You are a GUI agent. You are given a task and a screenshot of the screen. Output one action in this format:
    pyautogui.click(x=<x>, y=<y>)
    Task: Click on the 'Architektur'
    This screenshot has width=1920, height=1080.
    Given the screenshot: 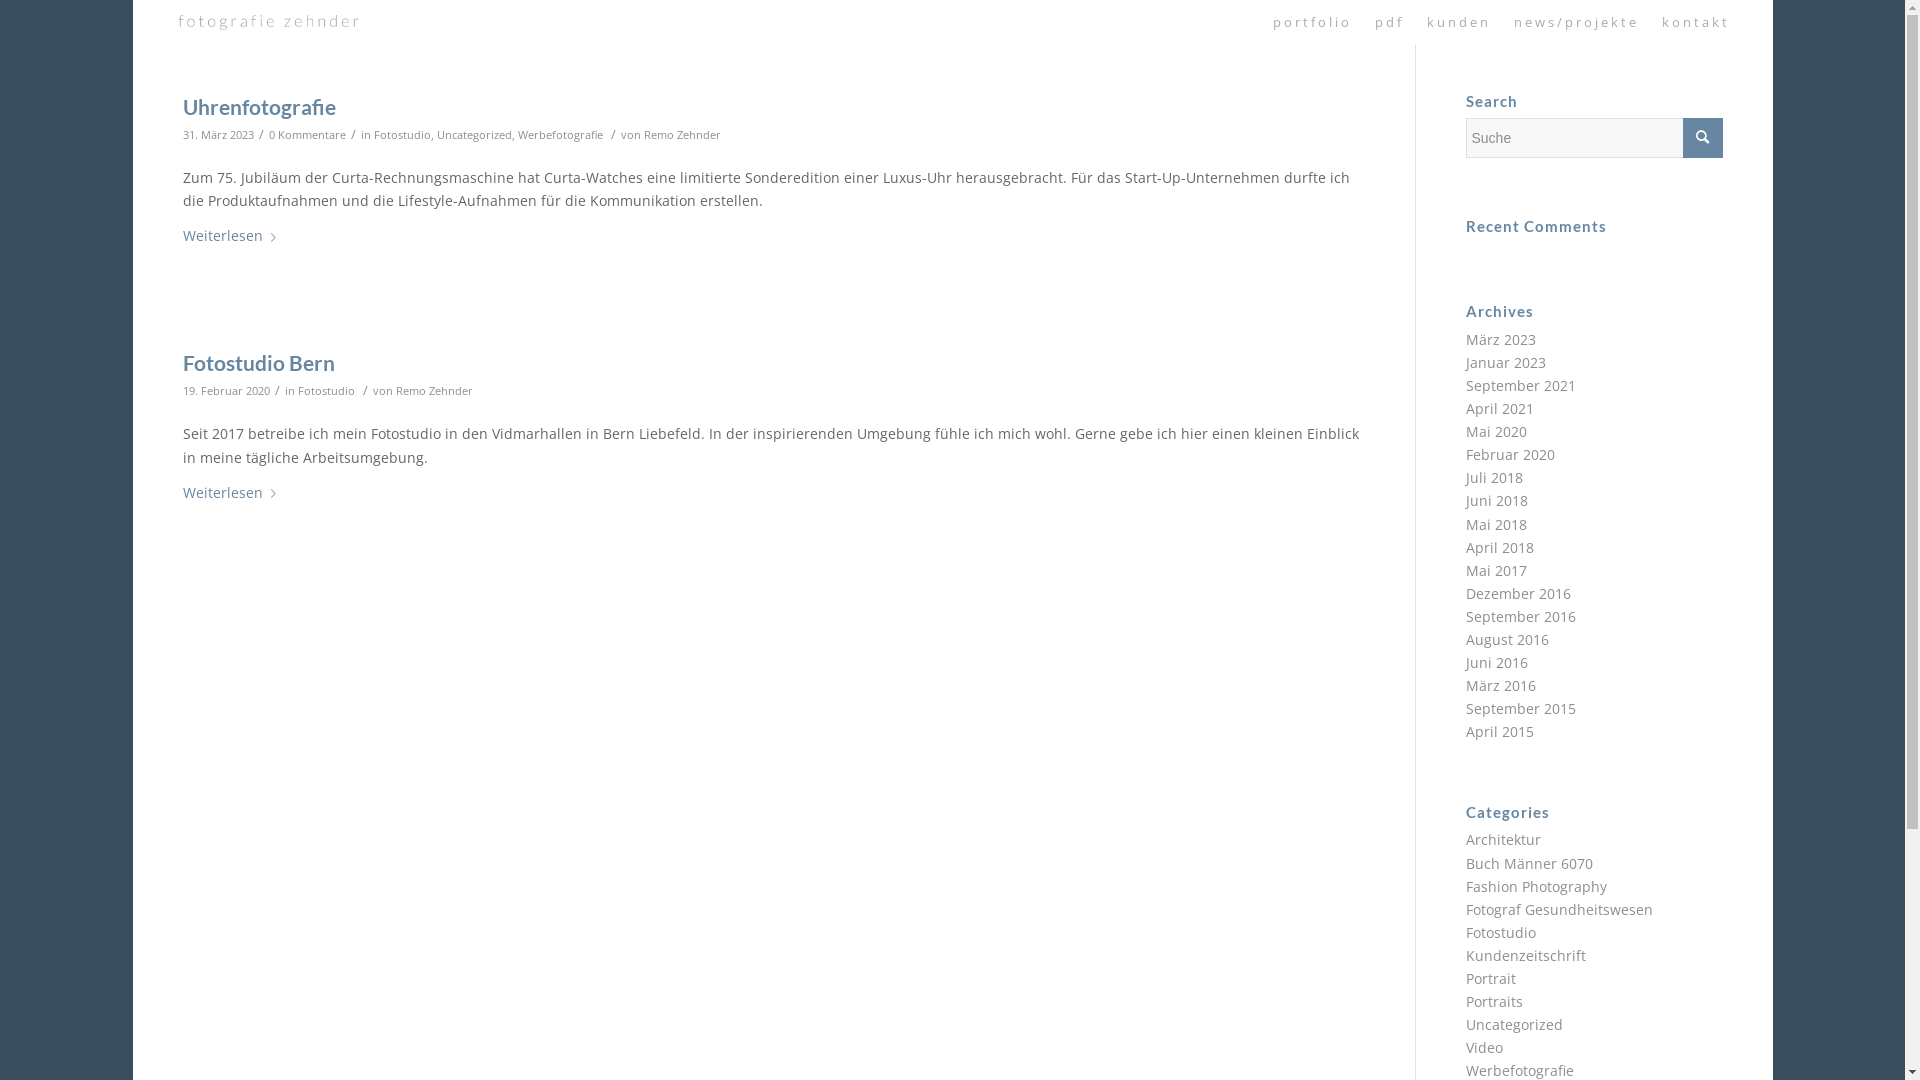 What is the action you would take?
    pyautogui.click(x=1503, y=839)
    